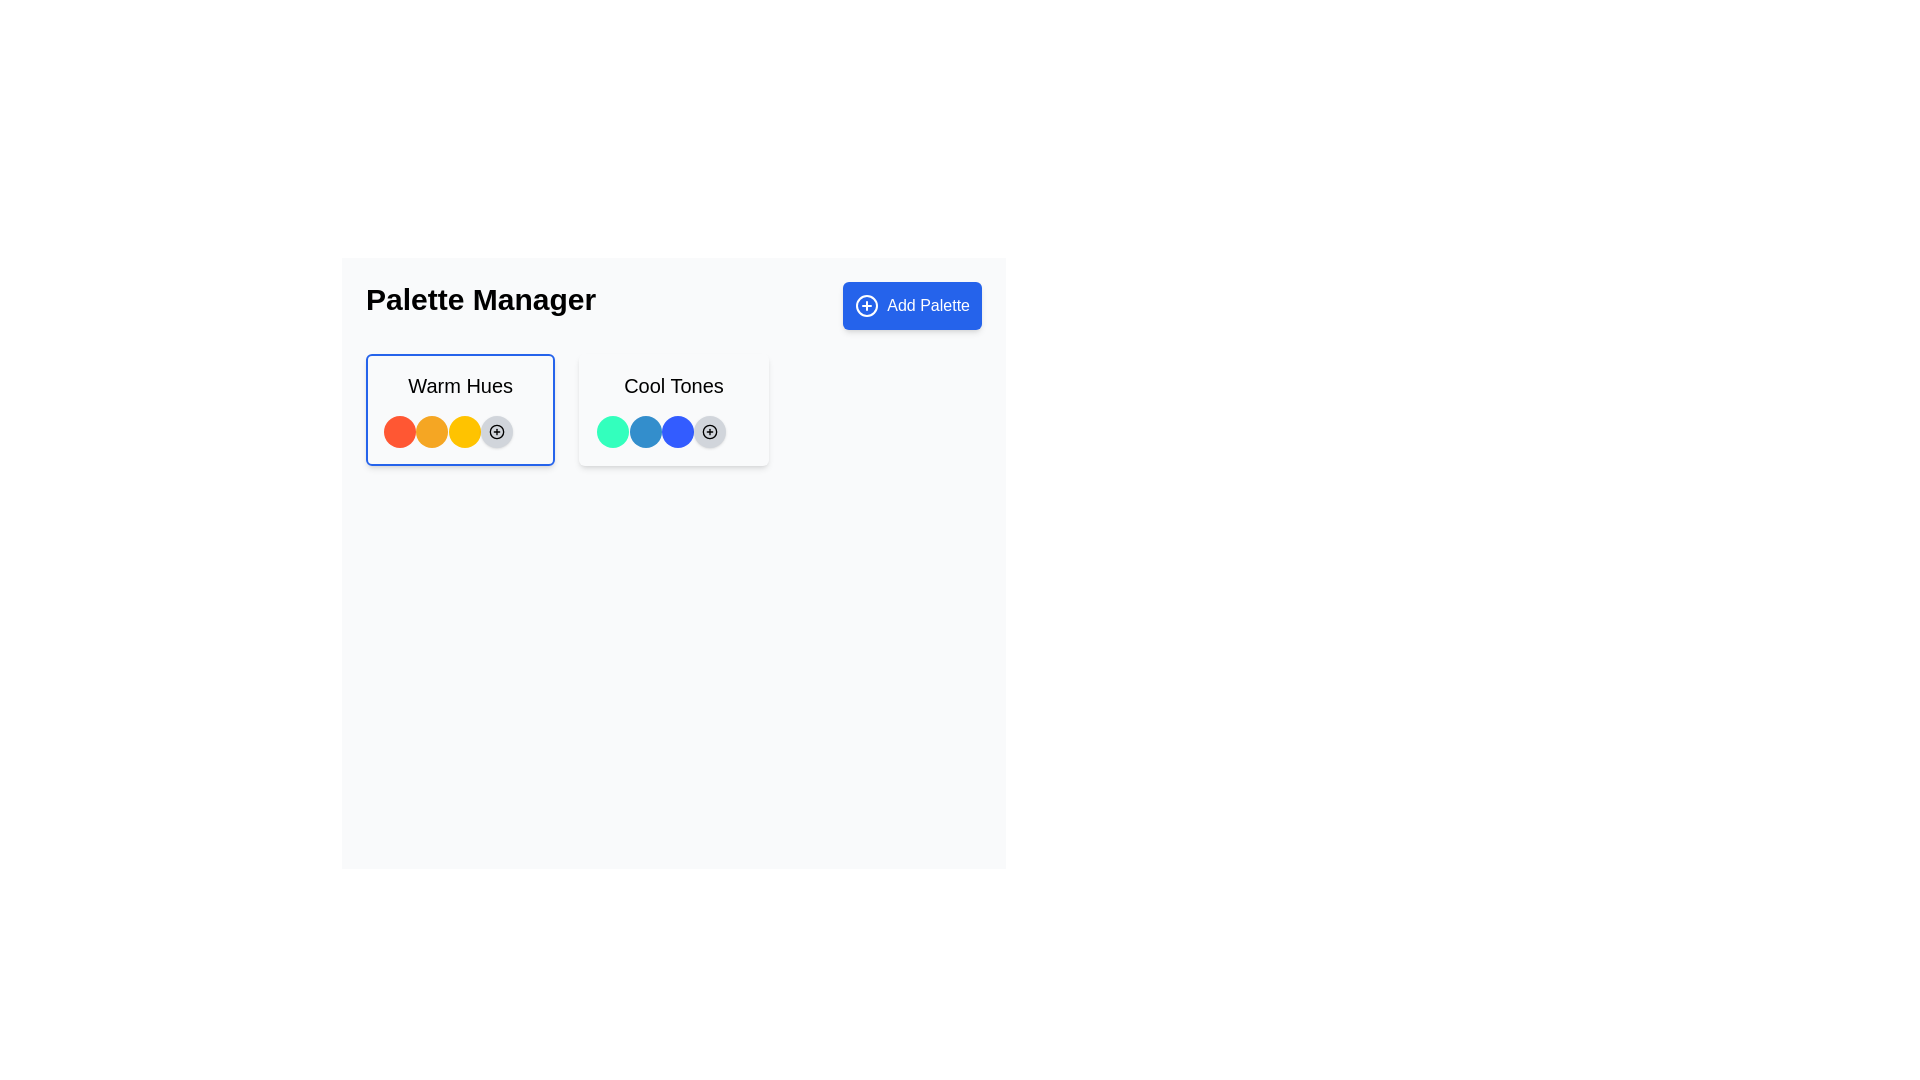 This screenshot has width=1920, height=1080. What do you see at coordinates (431, 431) in the screenshot?
I see `the second color swatch in the 'Warm Hues' palette, which is an orange circular item located between the red and yellow swatches` at bounding box center [431, 431].